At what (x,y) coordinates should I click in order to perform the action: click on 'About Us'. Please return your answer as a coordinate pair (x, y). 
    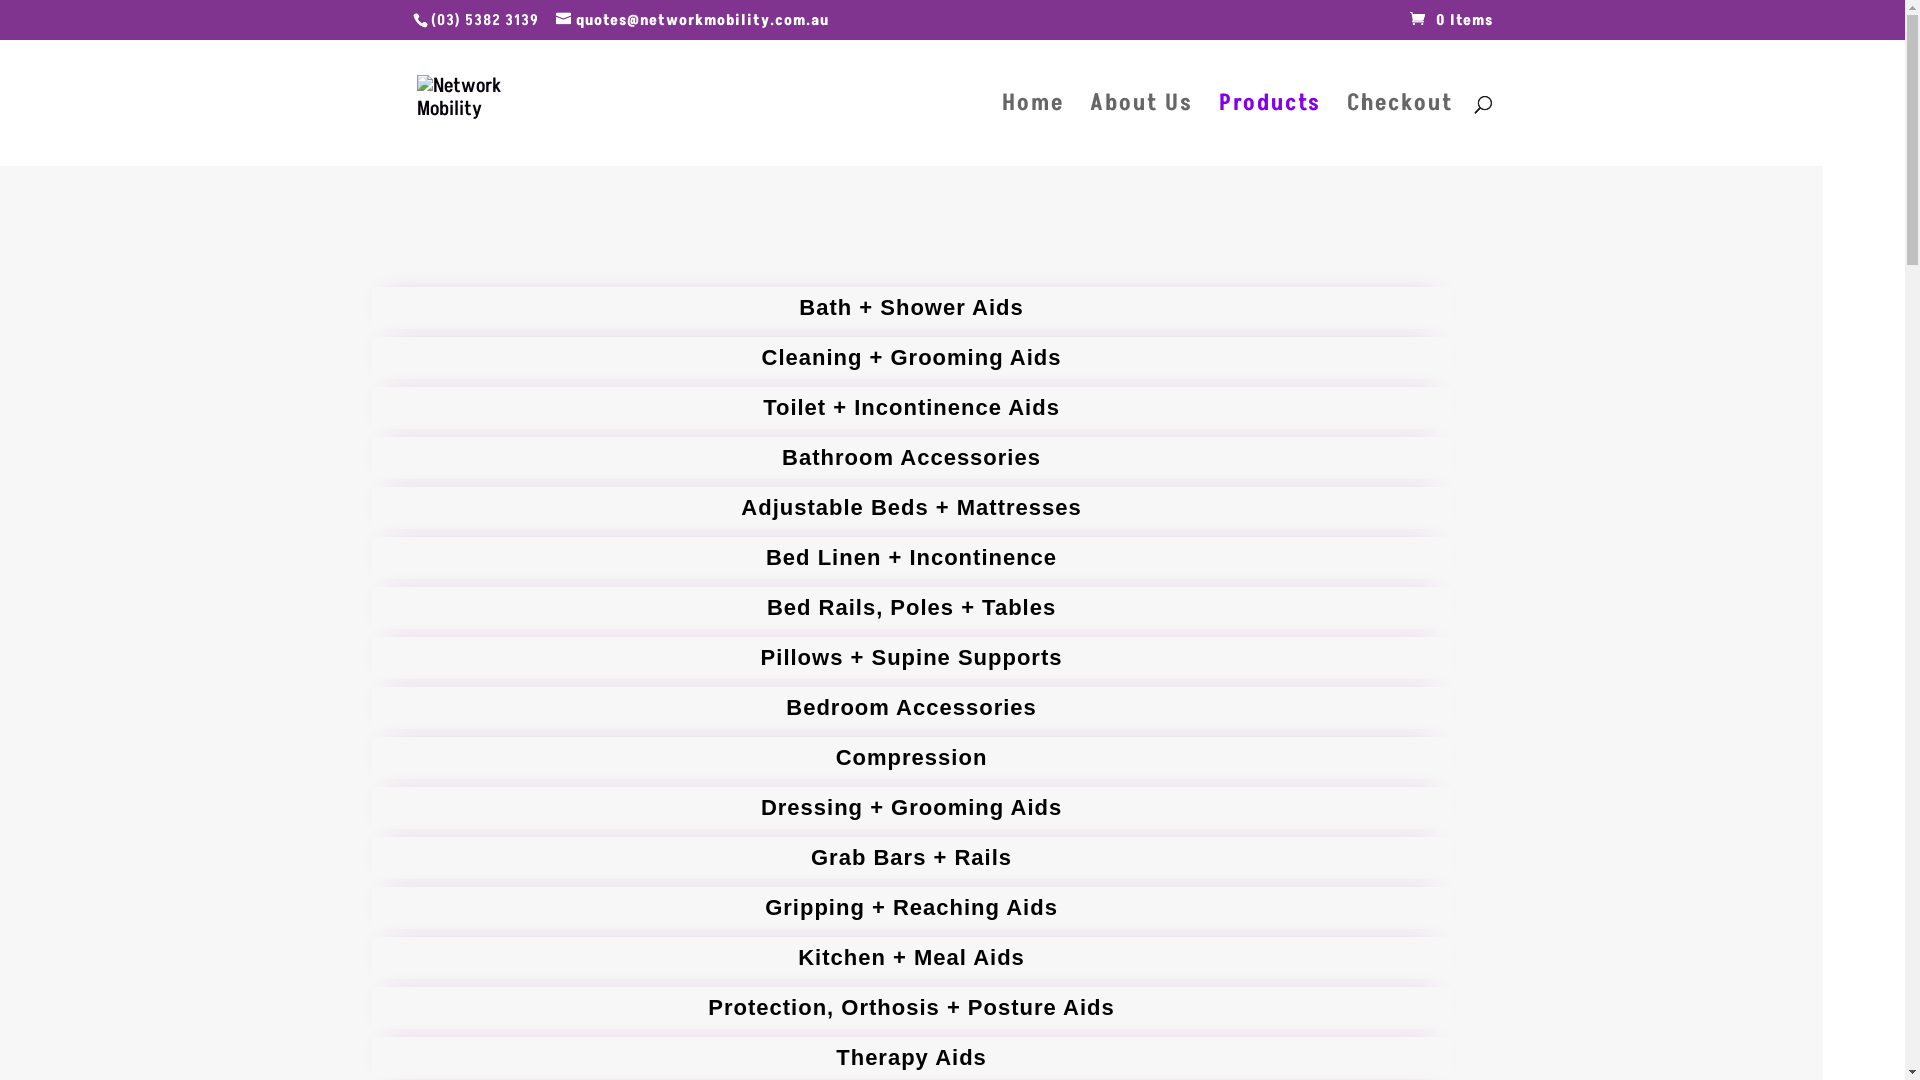
    Looking at the image, I should click on (1141, 131).